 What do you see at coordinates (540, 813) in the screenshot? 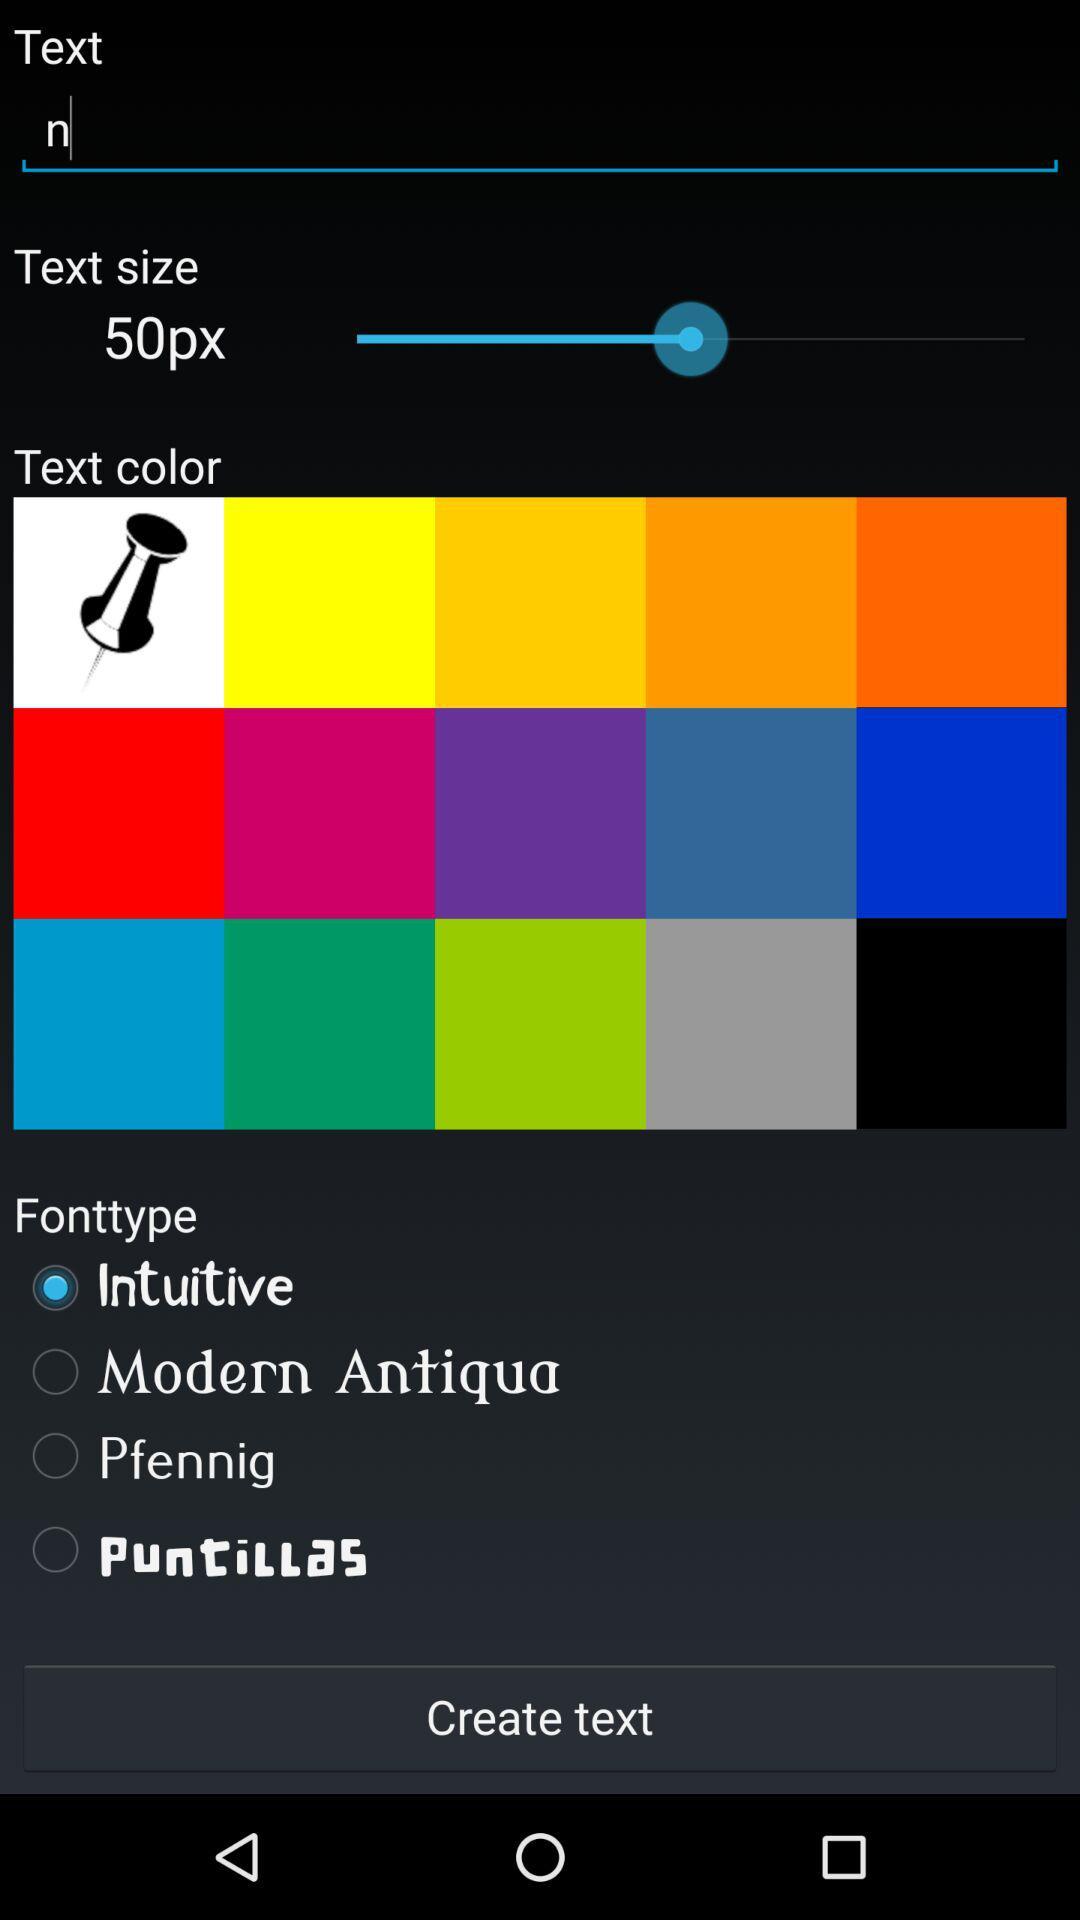
I see `color` at bounding box center [540, 813].